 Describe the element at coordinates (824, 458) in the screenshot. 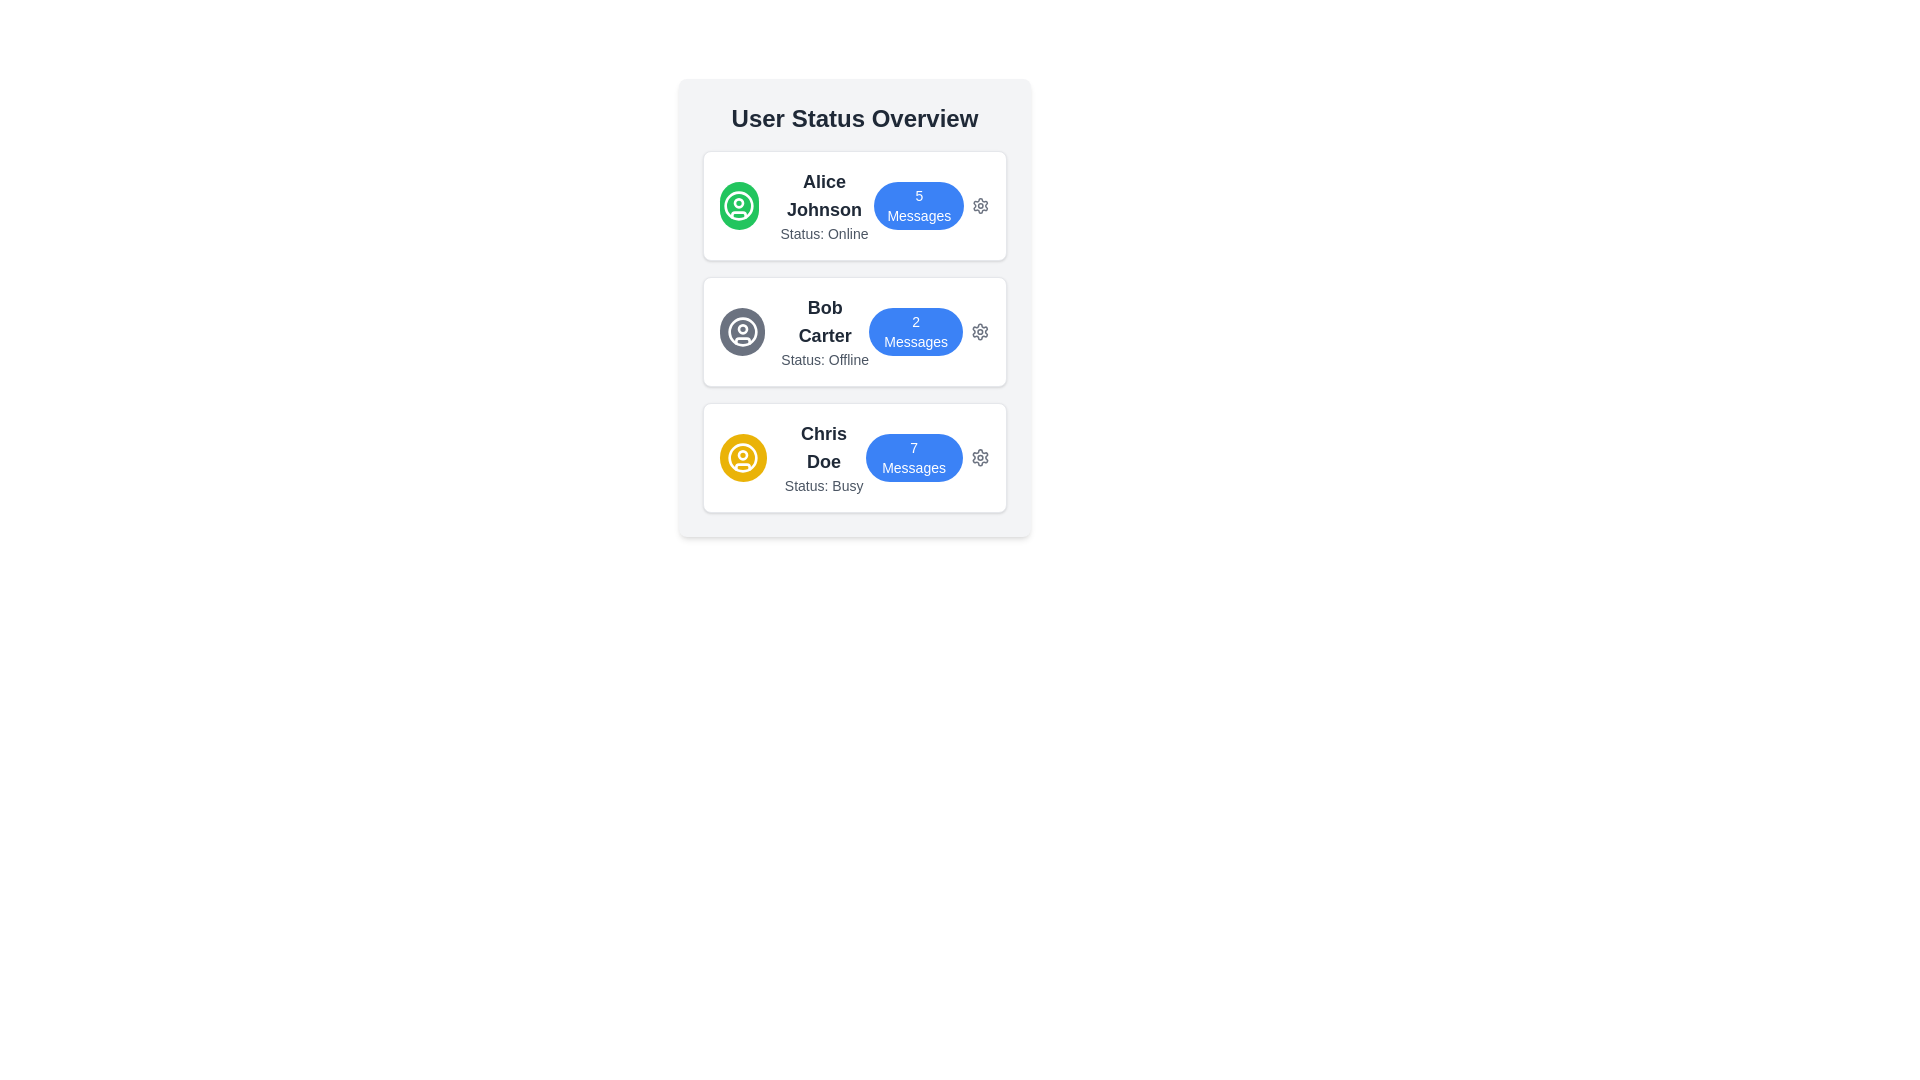

I see `the text label displaying 'Chris Doe' and 'Status: Busy' in the 'User Status Overview' section, located between a yellow icon and a blue button labeled '7 Messages'` at that location.